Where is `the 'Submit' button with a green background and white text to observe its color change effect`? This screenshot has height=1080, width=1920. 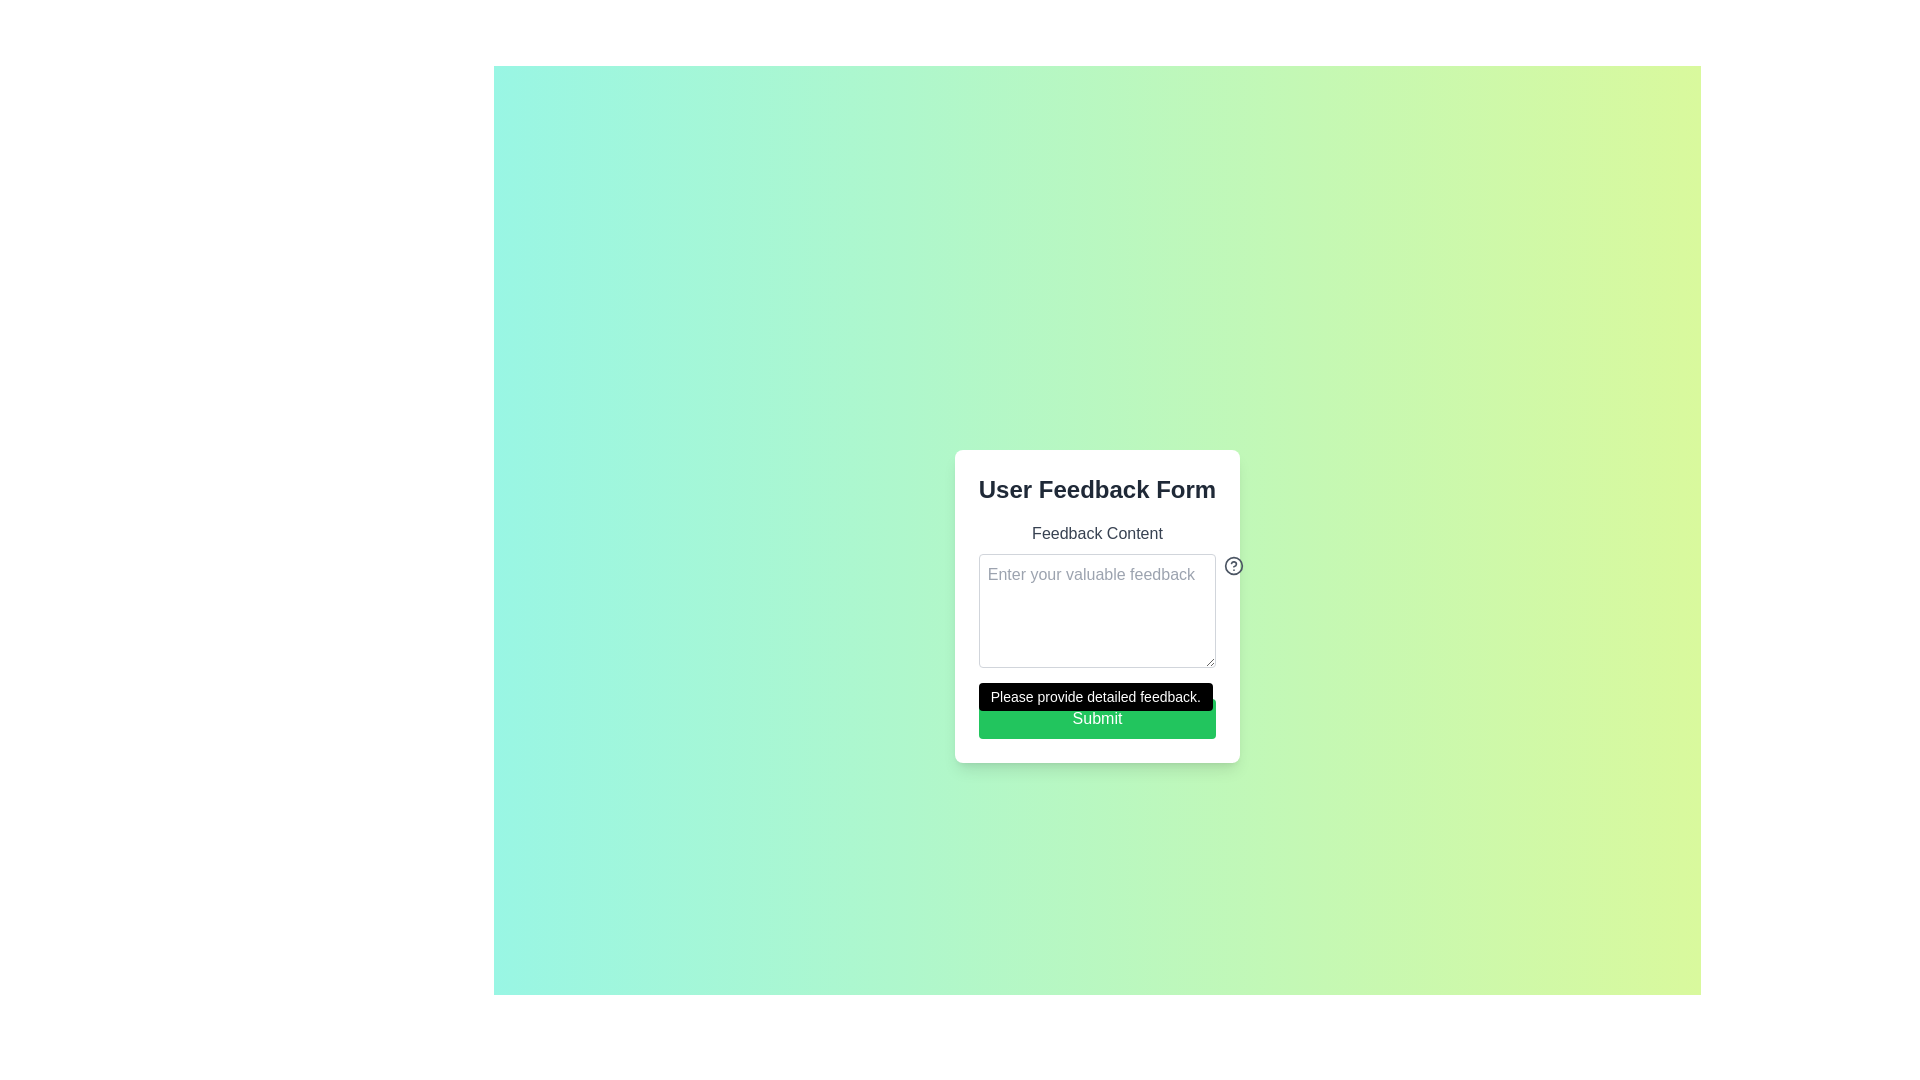 the 'Submit' button with a green background and white text to observe its color change effect is located at coordinates (1096, 717).